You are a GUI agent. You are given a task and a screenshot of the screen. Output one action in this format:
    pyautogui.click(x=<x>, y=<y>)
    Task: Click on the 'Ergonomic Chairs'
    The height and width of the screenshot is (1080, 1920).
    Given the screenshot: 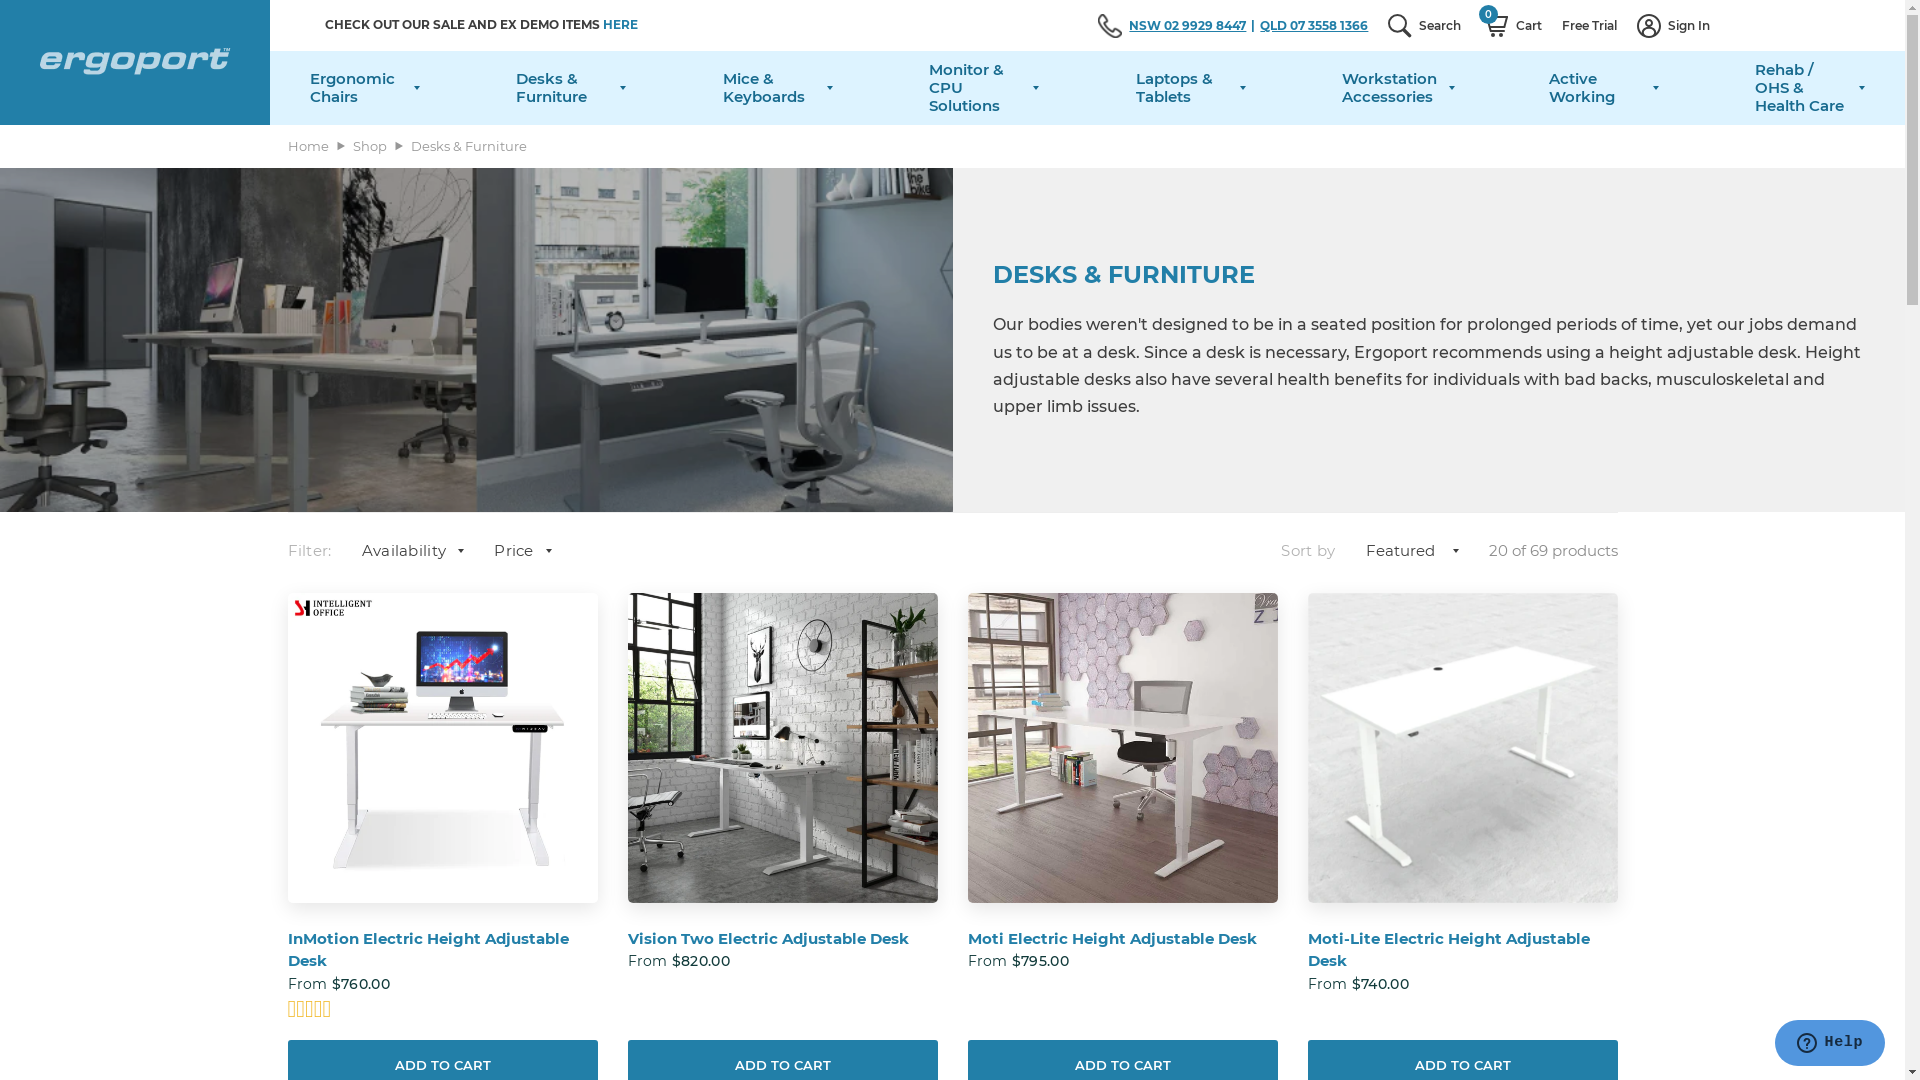 What is the action you would take?
    pyautogui.click(x=364, y=87)
    